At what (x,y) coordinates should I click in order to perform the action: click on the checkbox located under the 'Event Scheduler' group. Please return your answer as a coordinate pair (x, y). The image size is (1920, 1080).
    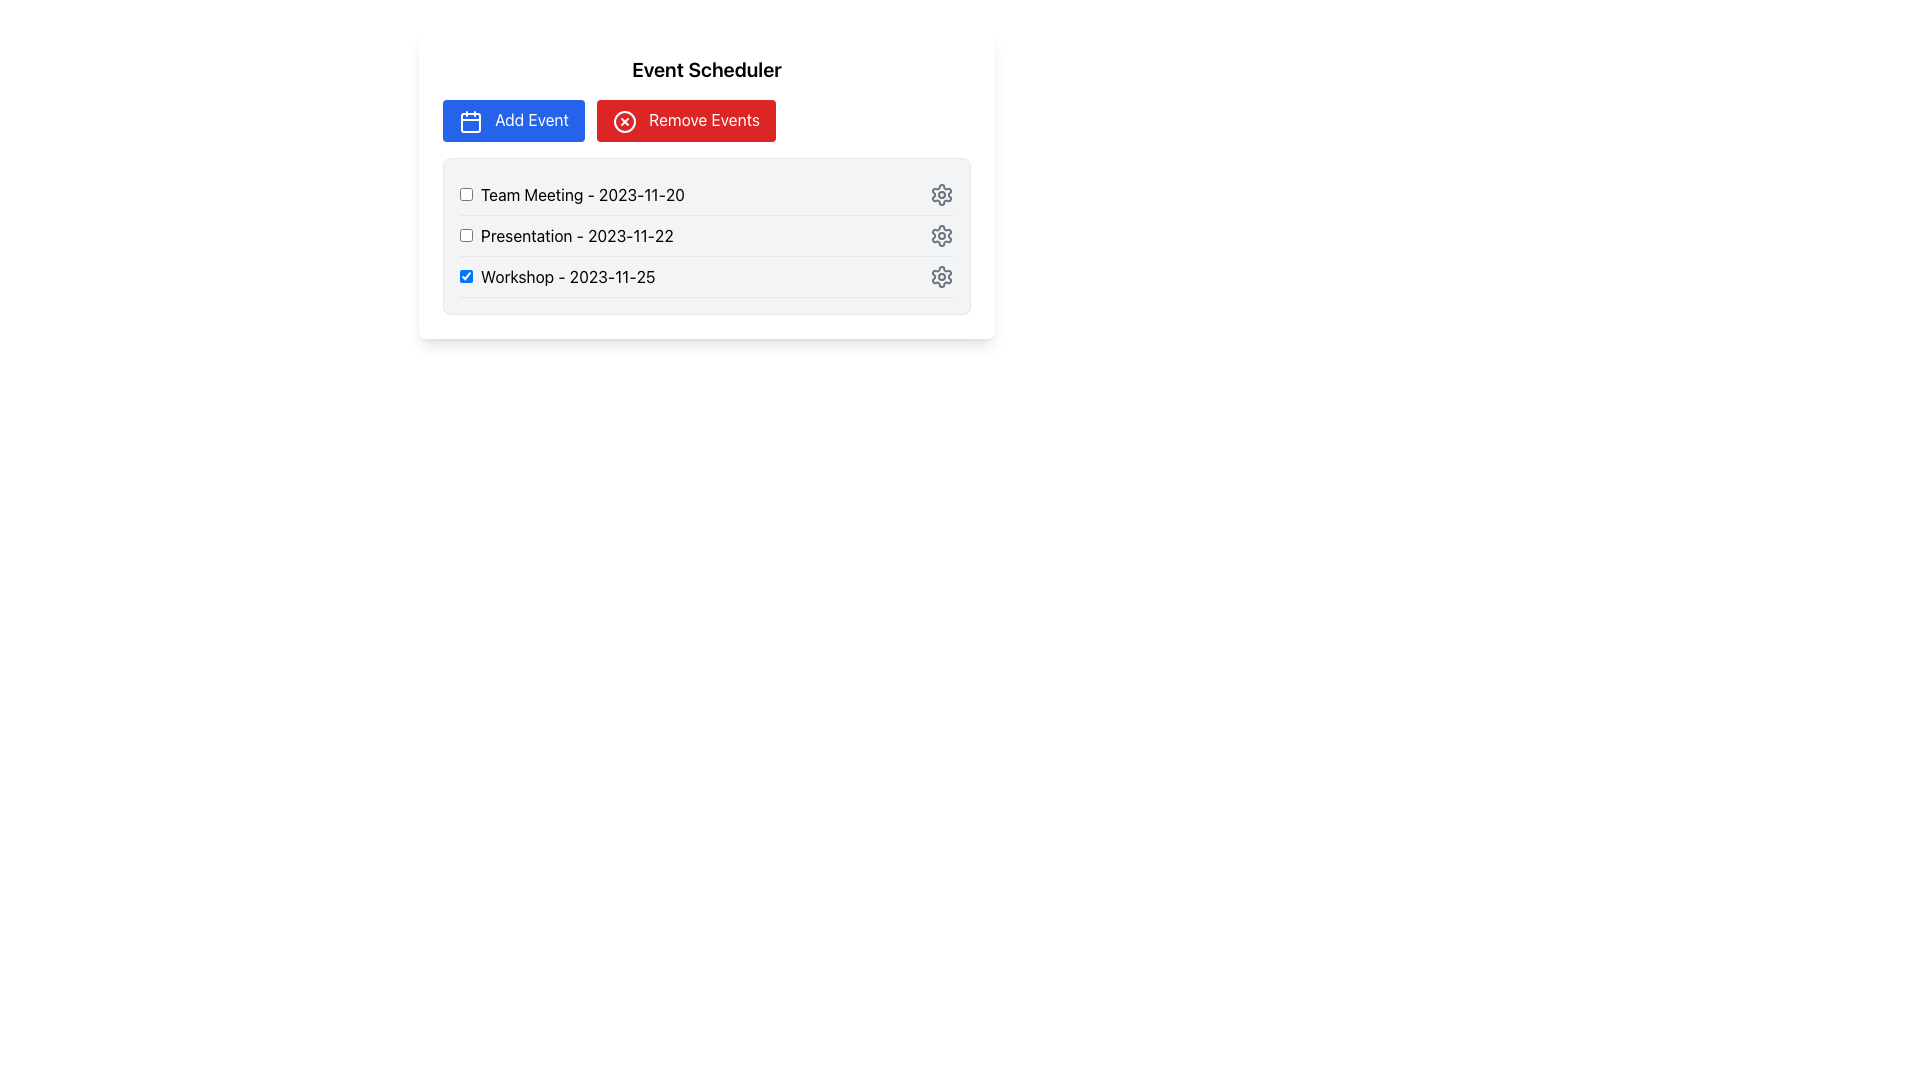
    Looking at the image, I should click on (565, 234).